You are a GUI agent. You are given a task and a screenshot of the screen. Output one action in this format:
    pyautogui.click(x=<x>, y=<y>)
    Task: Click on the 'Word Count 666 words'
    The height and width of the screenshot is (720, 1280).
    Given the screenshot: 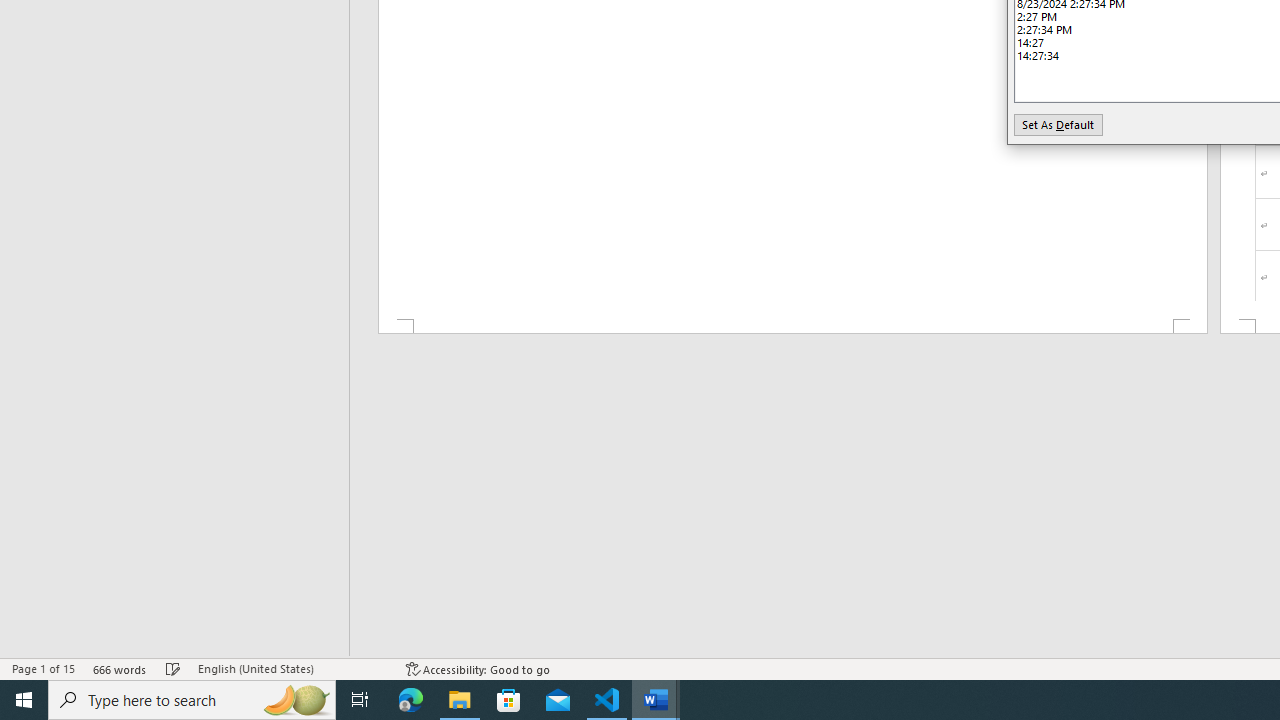 What is the action you would take?
    pyautogui.click(x=119, y=669)
    